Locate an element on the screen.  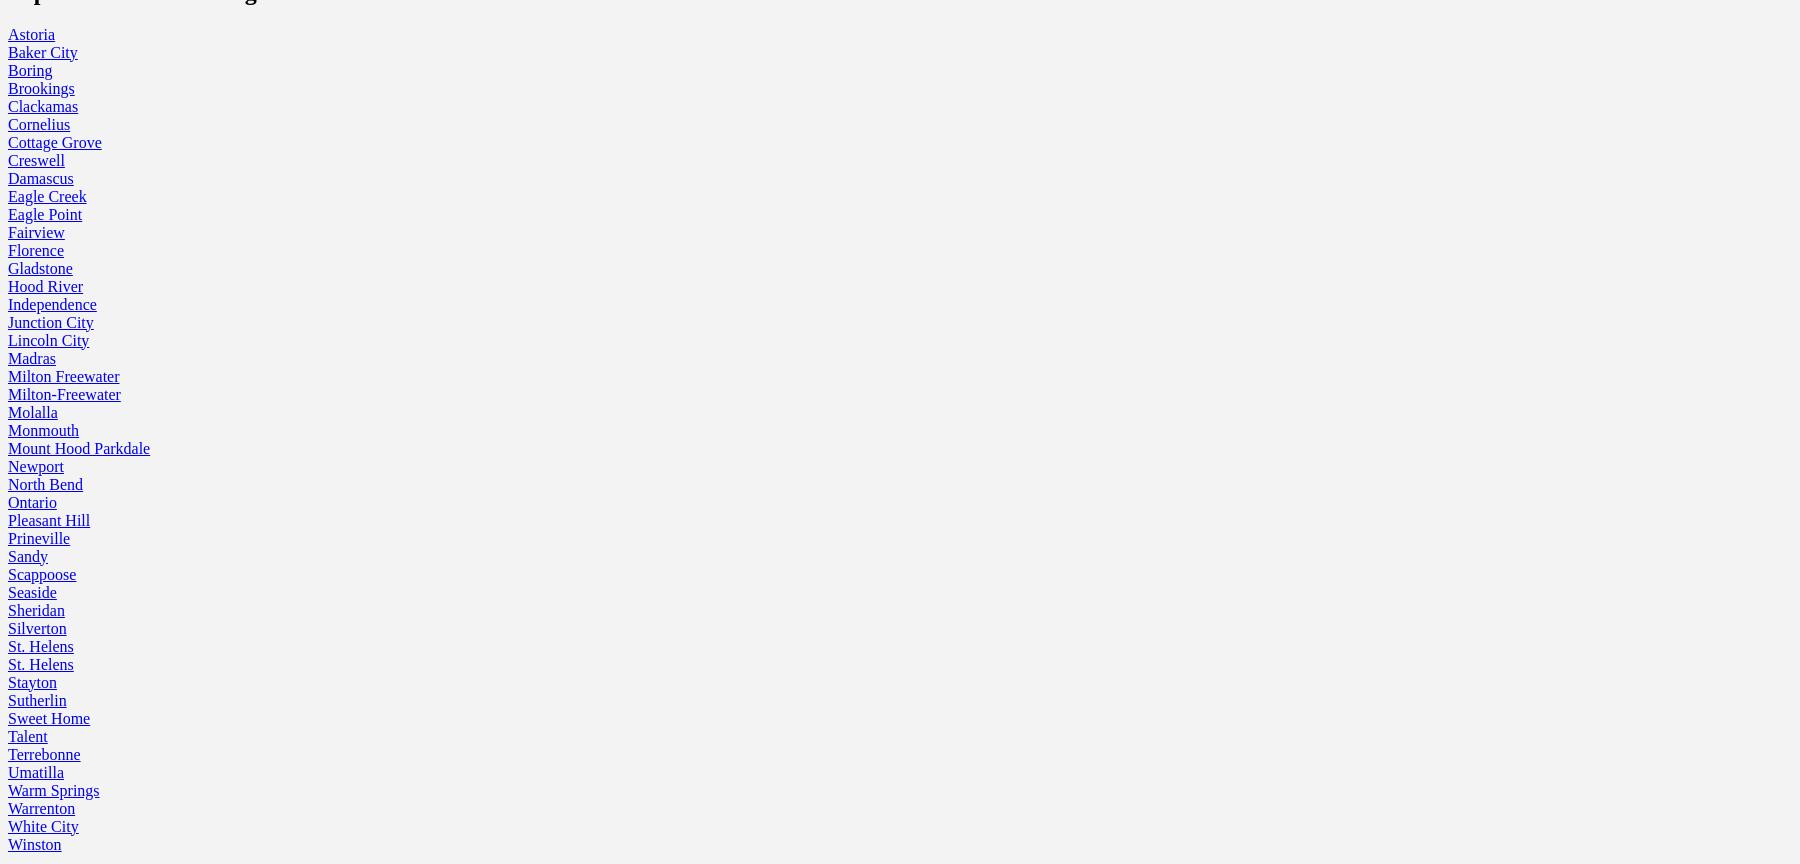
'Damascus' is located at coordinates (39, 176).